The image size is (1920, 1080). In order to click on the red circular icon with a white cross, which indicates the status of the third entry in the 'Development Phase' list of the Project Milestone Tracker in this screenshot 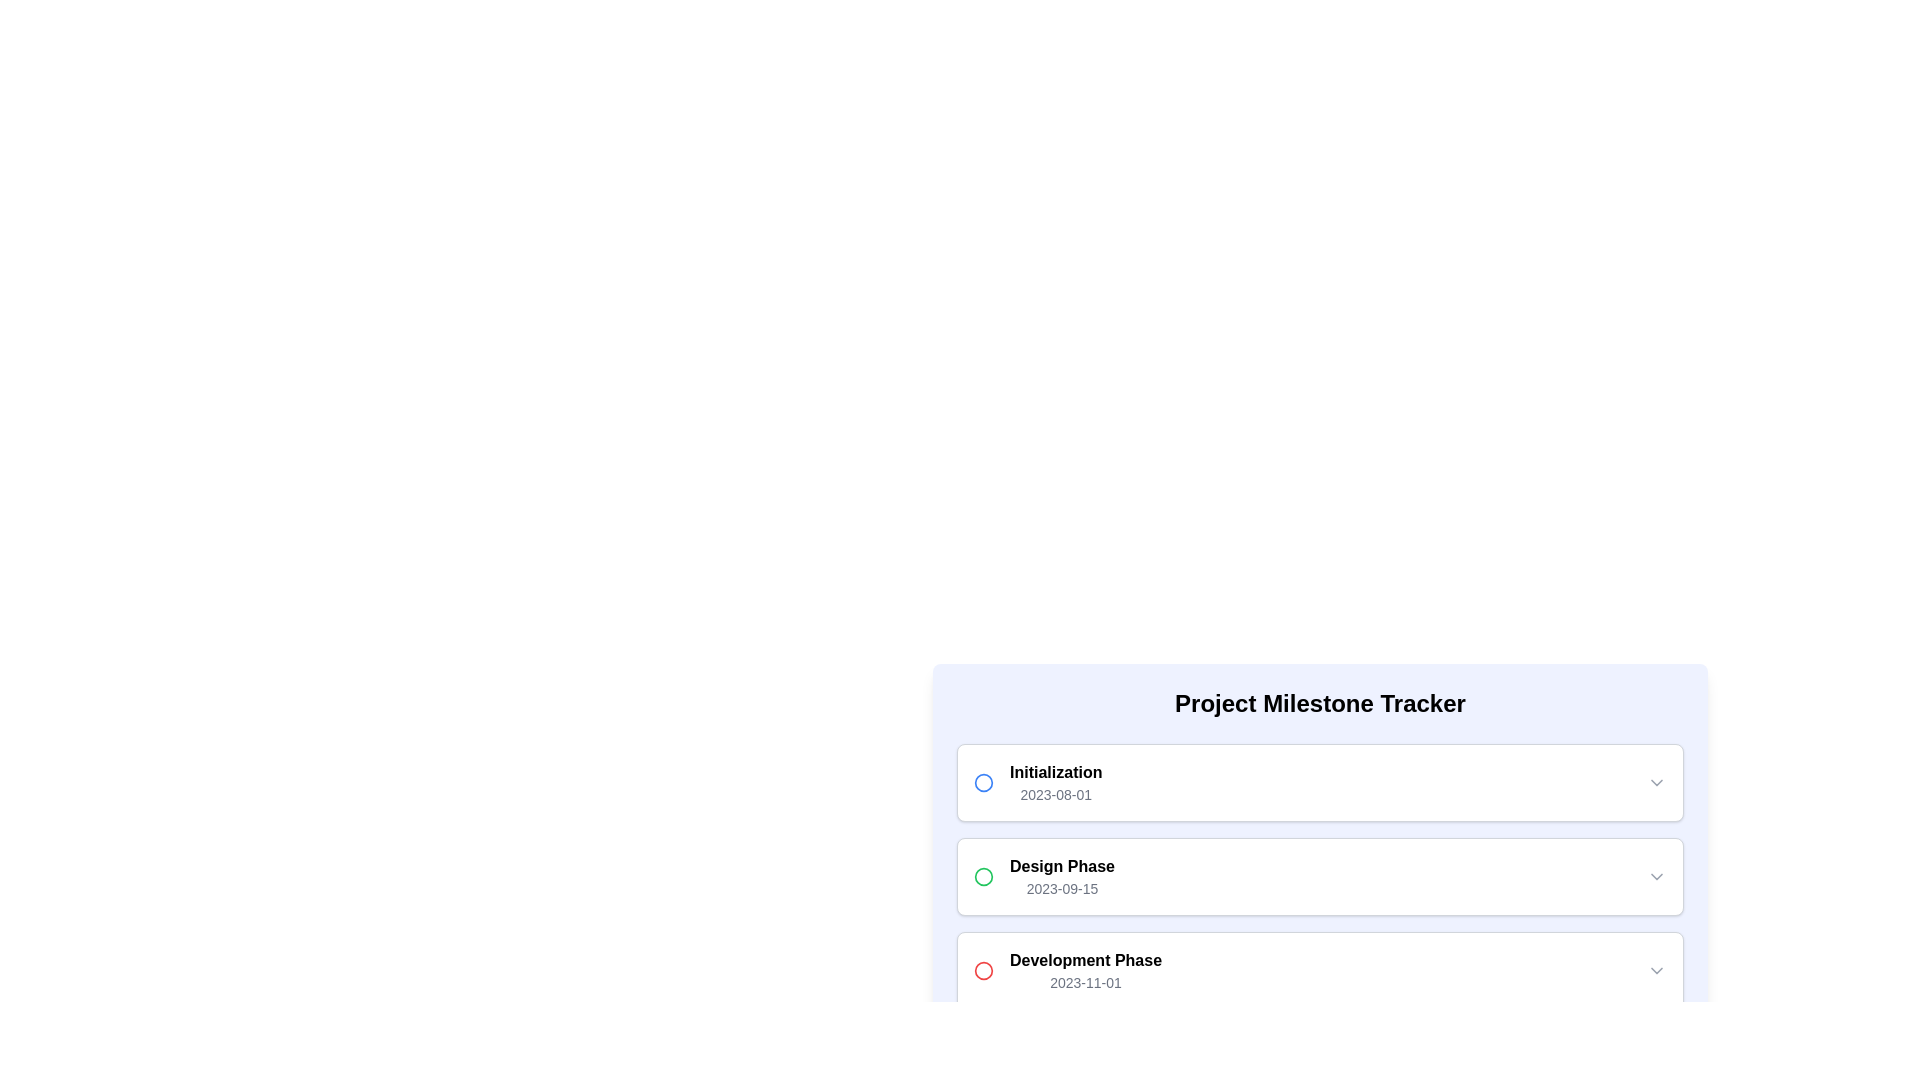, I will do `click(983, 970)`.